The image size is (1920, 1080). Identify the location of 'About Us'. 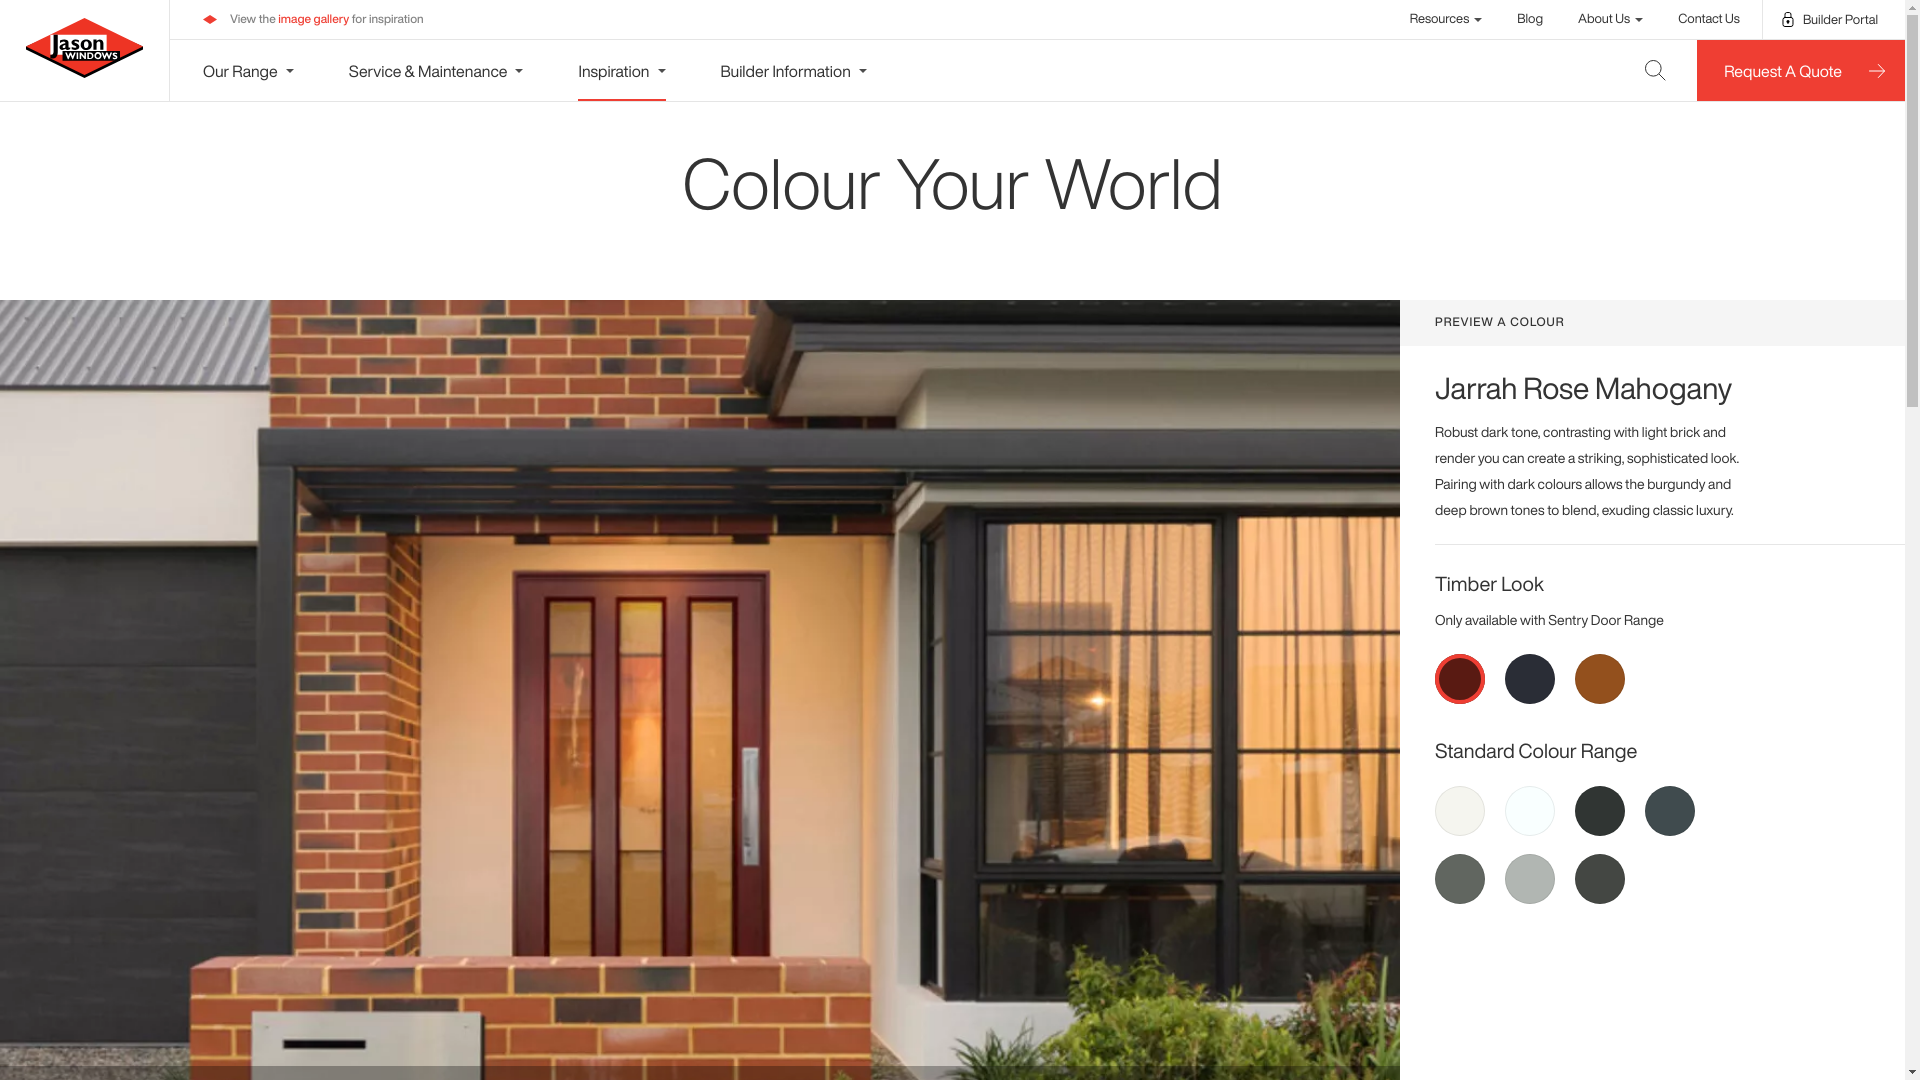
(1610, 18).